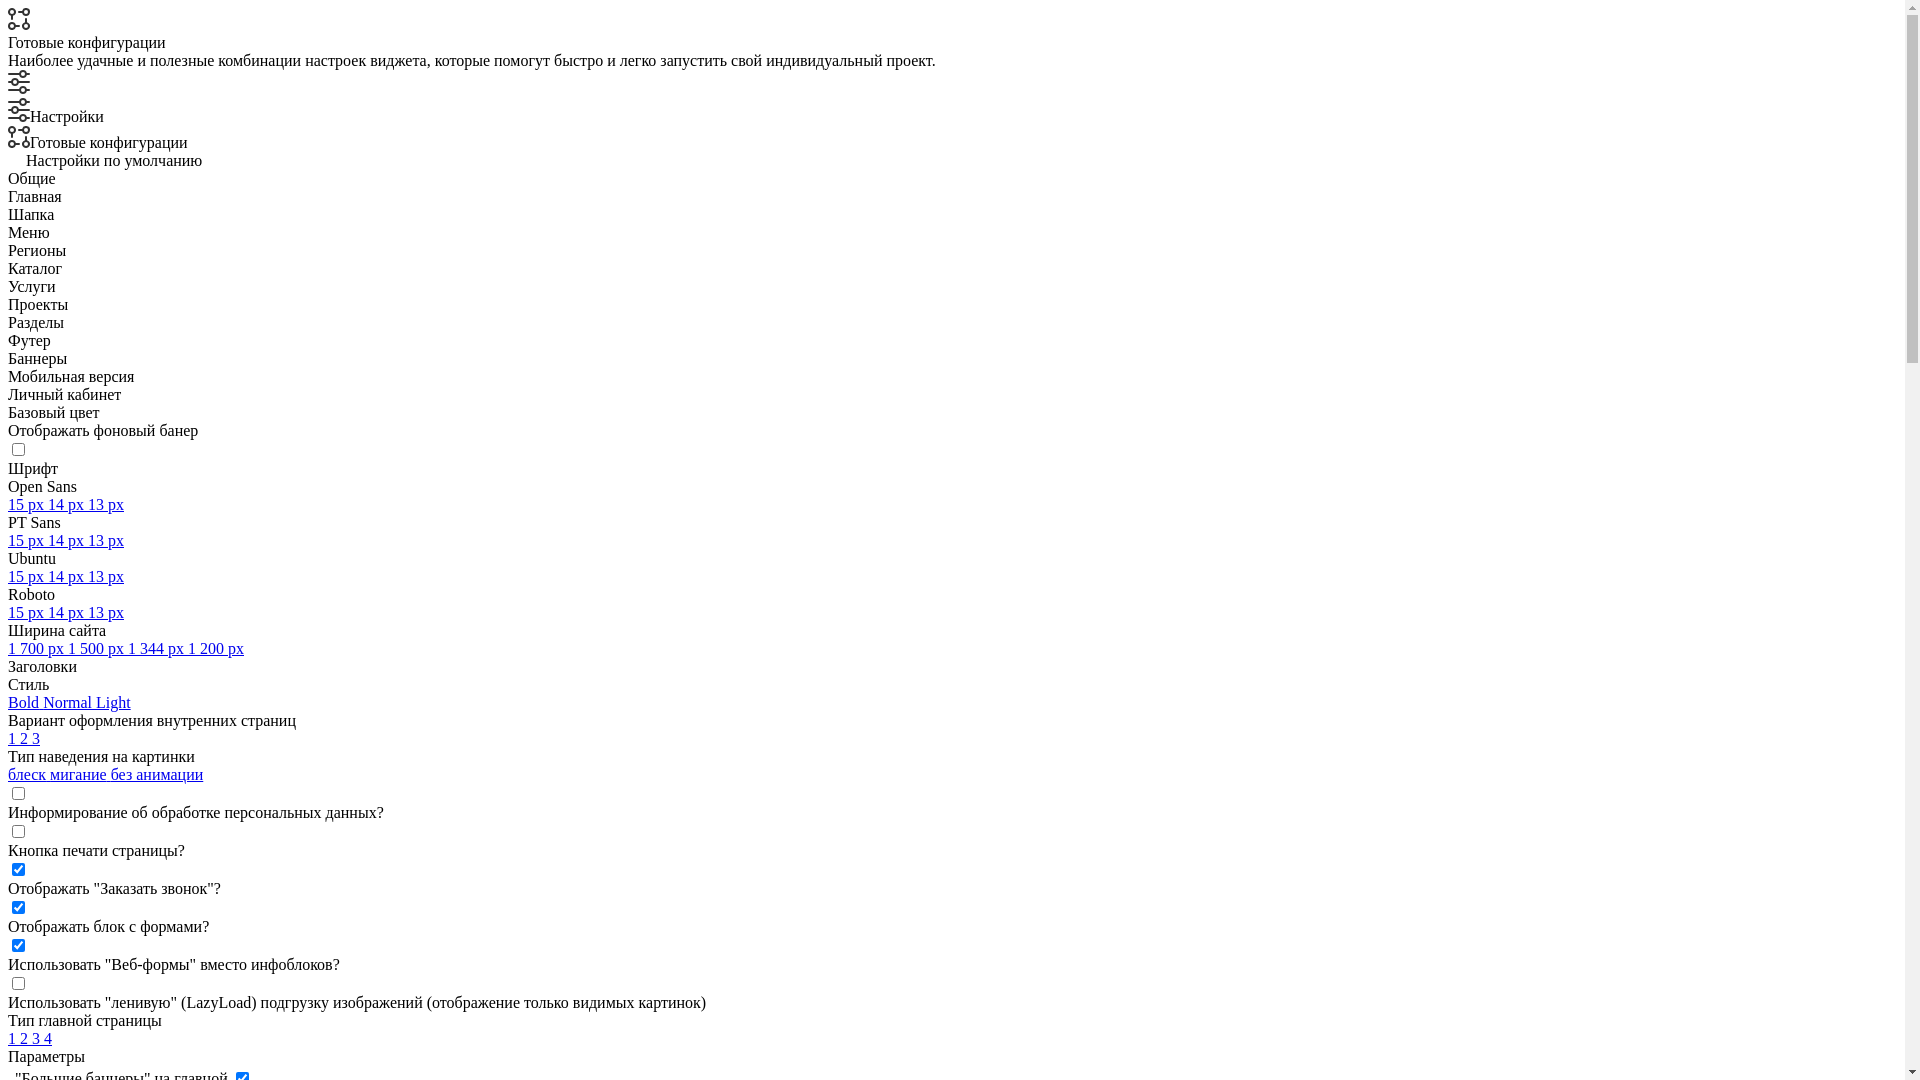 The width and height of the screenshot is (1920, 1080). What do you see at coordinates (28, 576) in the screenshot?
I see `'15 px'` at bounding box center [28, 576].